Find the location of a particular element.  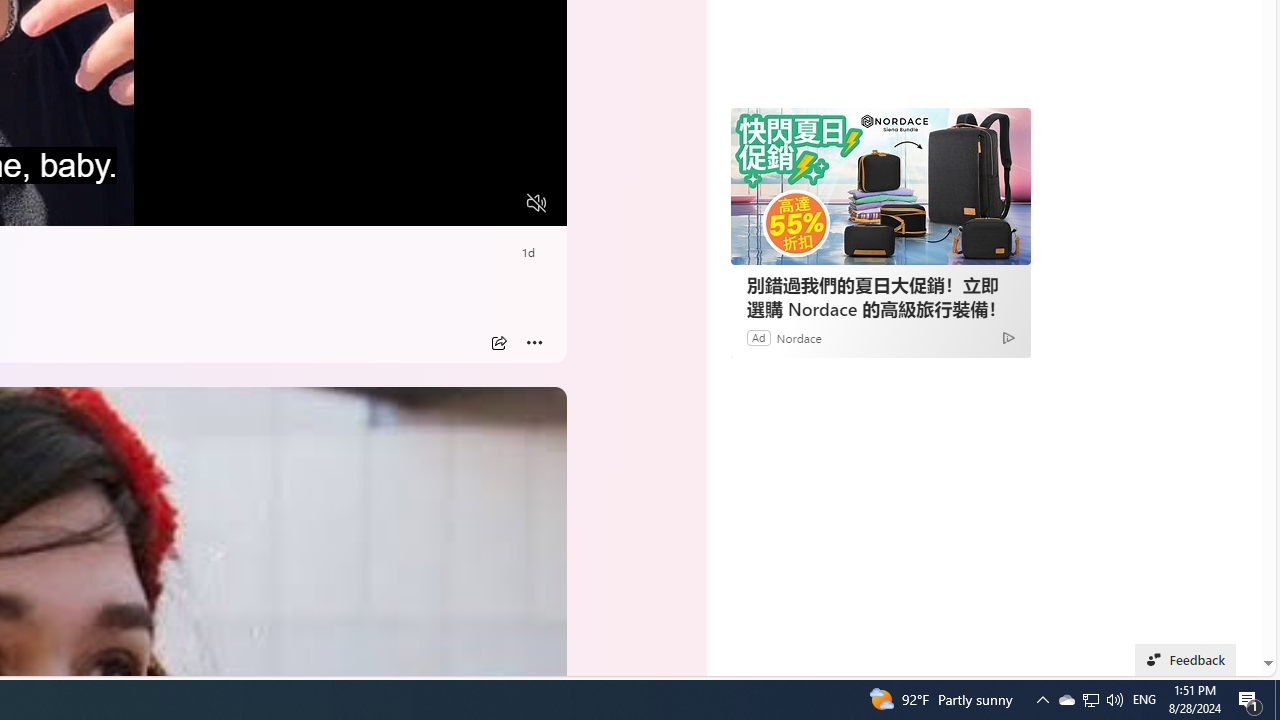

'Ad Choice' is located at coordinates (1008, 336).